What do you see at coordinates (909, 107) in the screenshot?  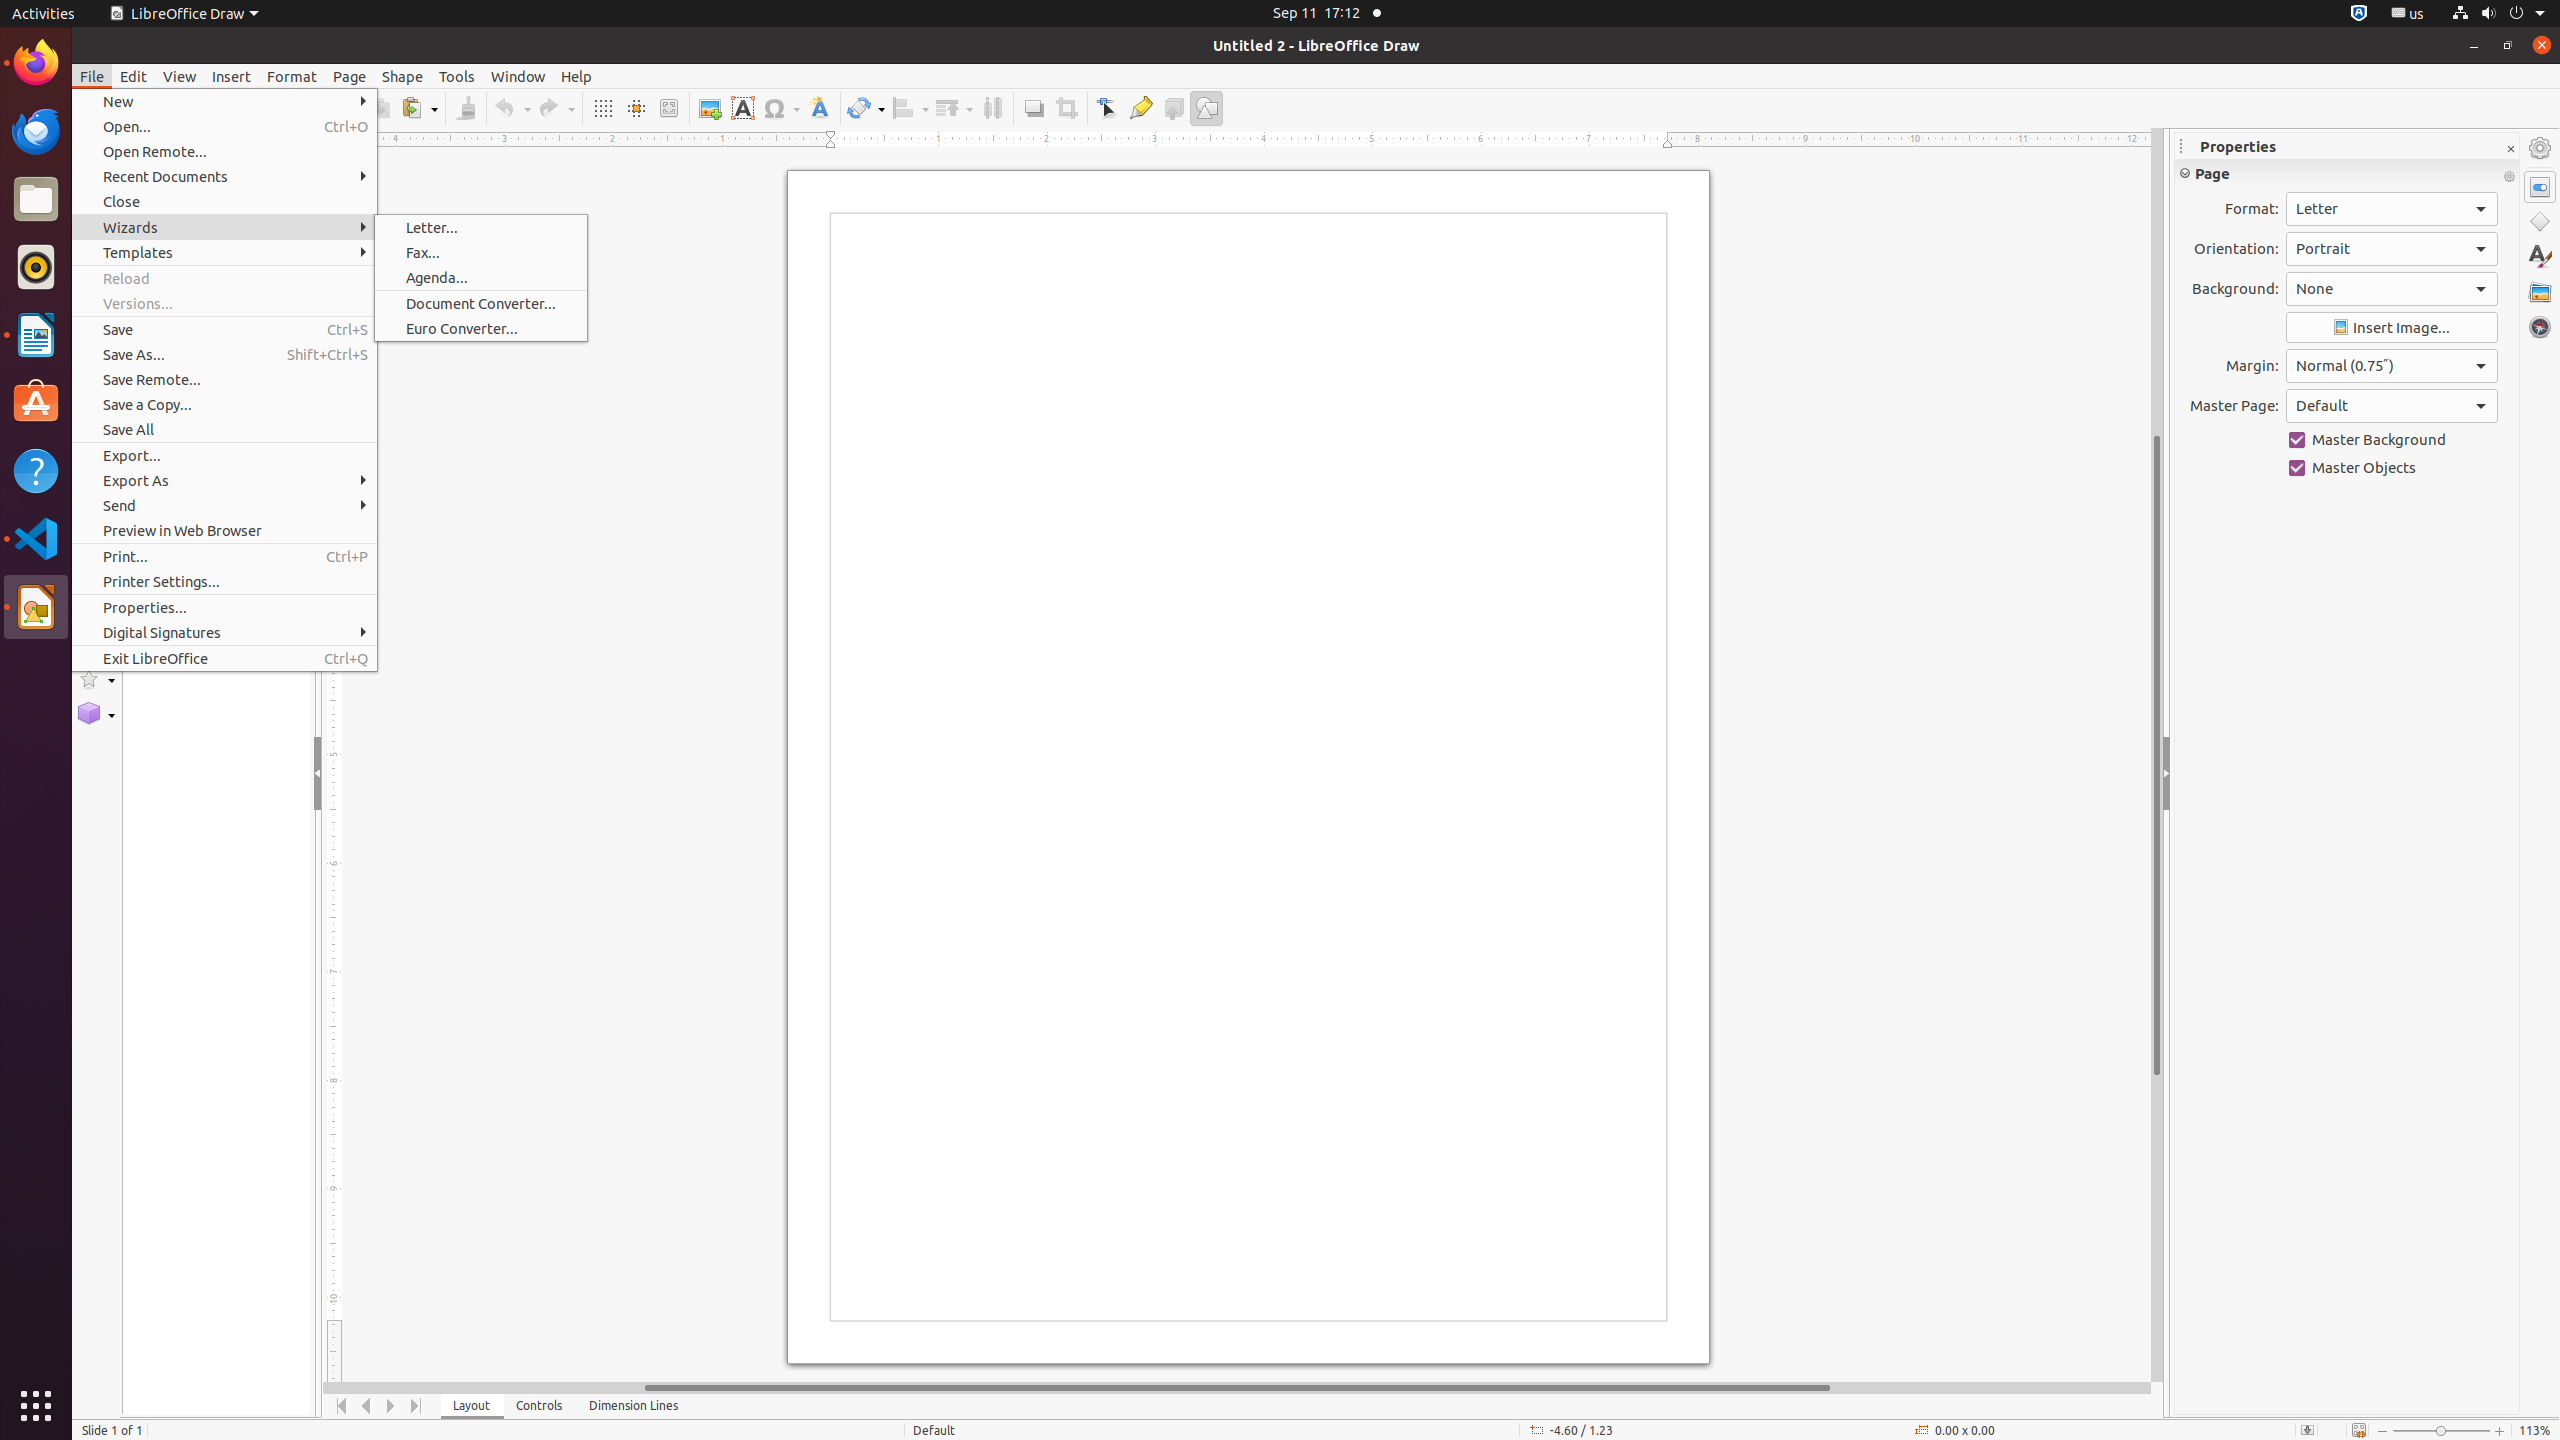 I see `'Align'` at bounding box center [909, 107].